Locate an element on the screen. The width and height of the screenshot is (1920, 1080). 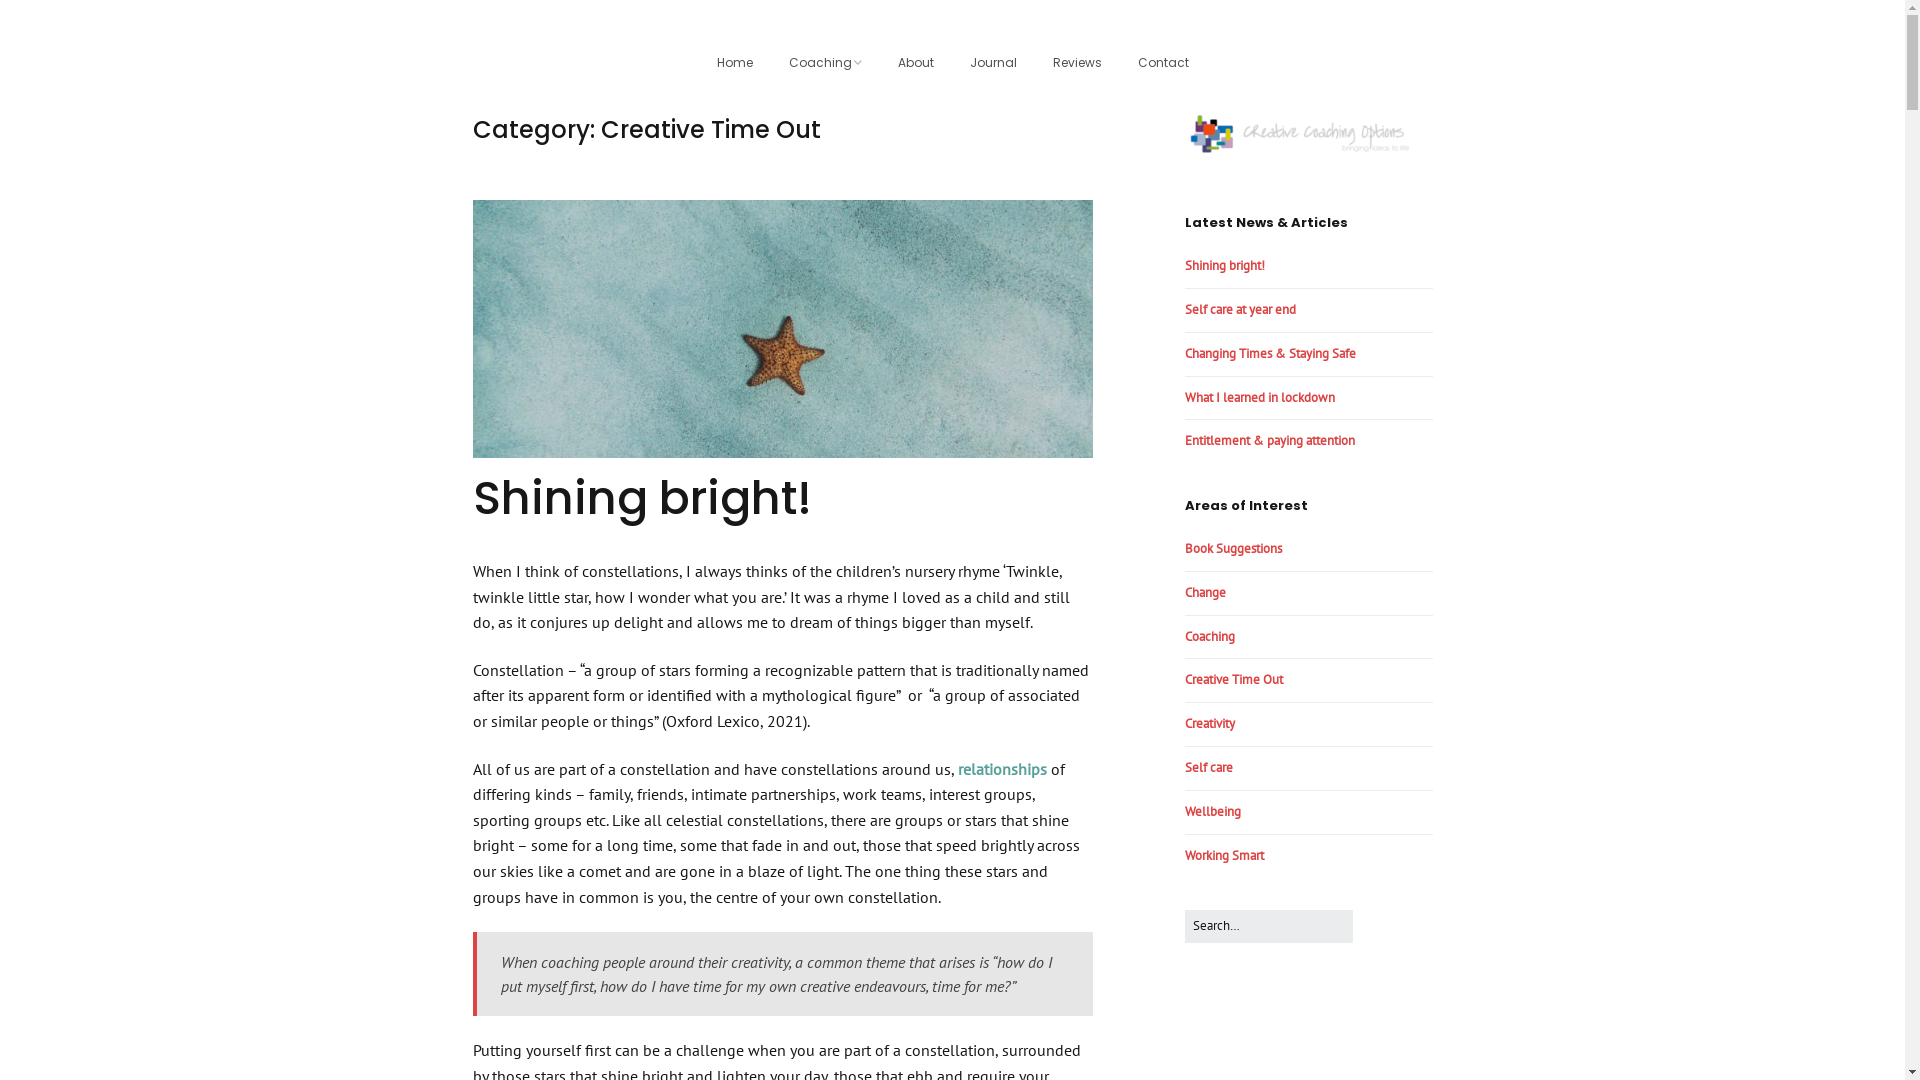
'Coaching' is located at coordinates (1208, 636).